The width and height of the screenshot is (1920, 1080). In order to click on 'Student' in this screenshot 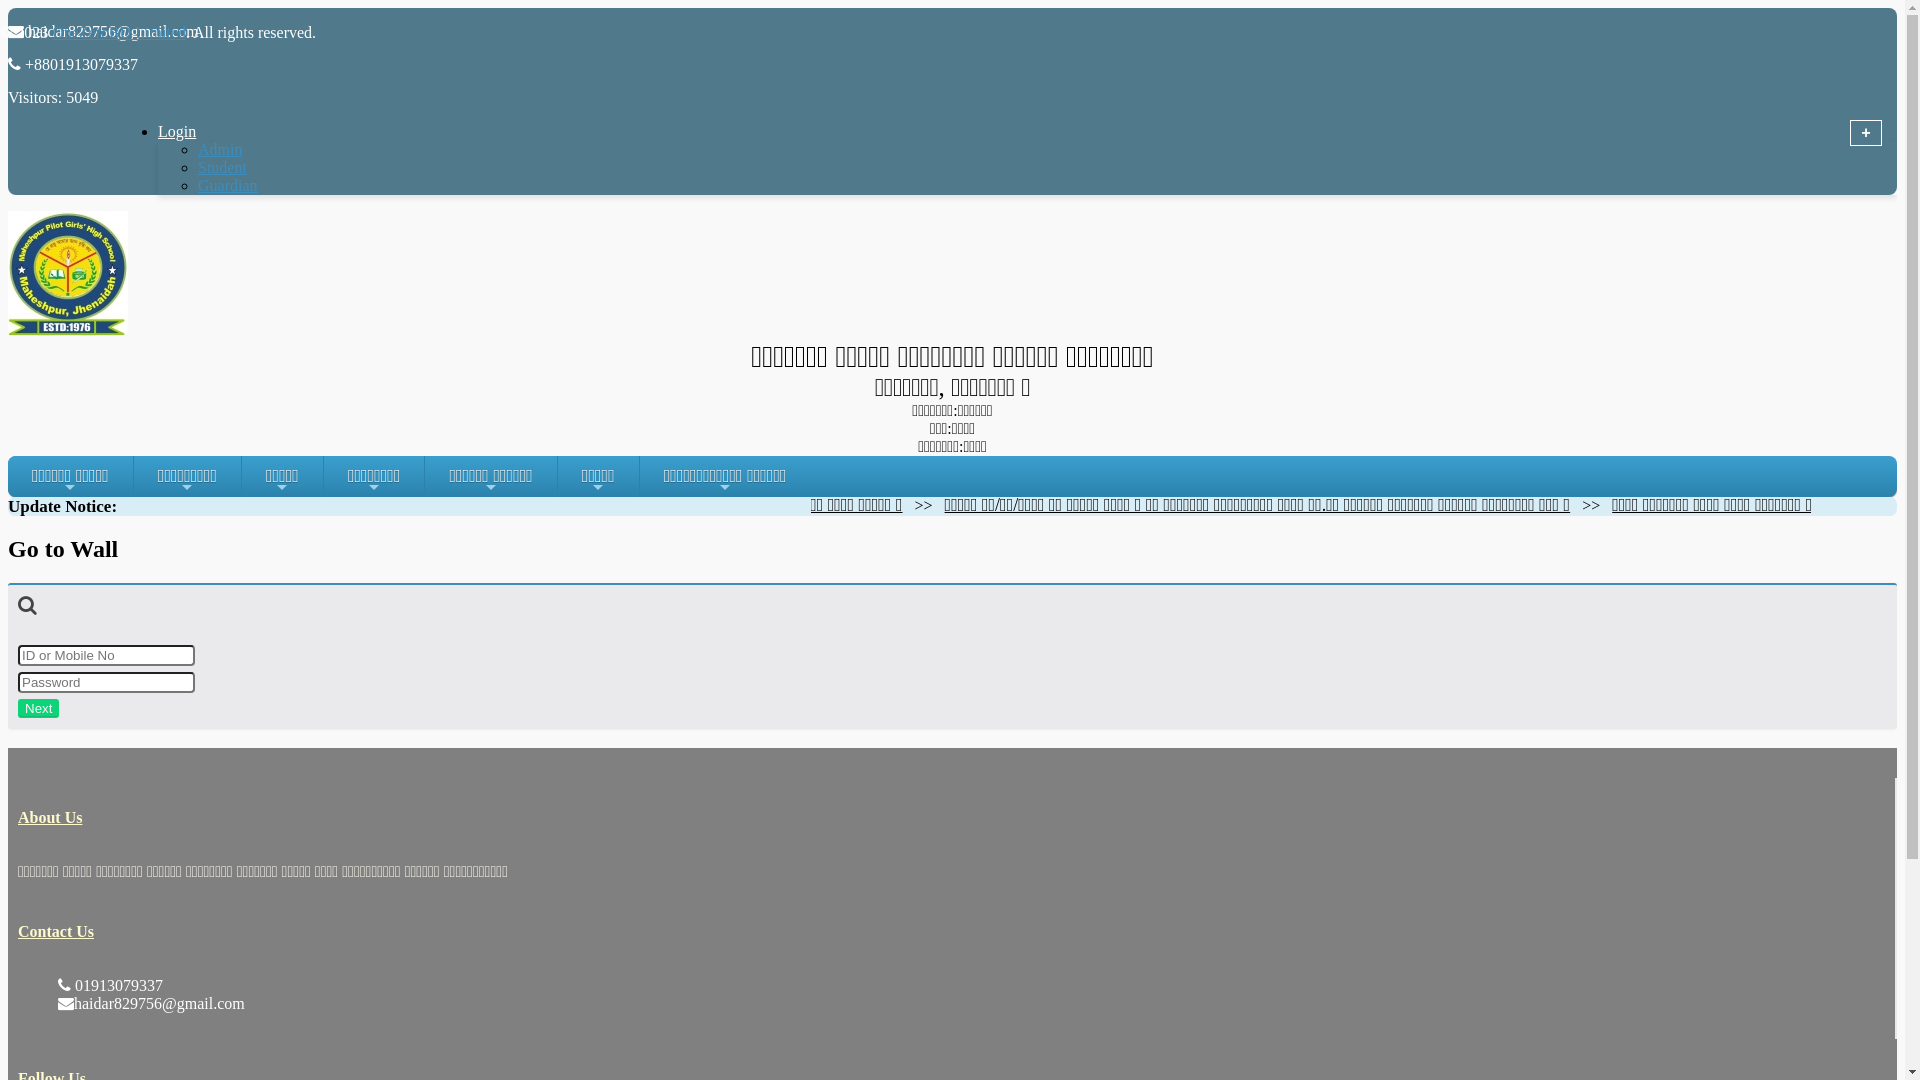, I will do `click(222, 166)`.